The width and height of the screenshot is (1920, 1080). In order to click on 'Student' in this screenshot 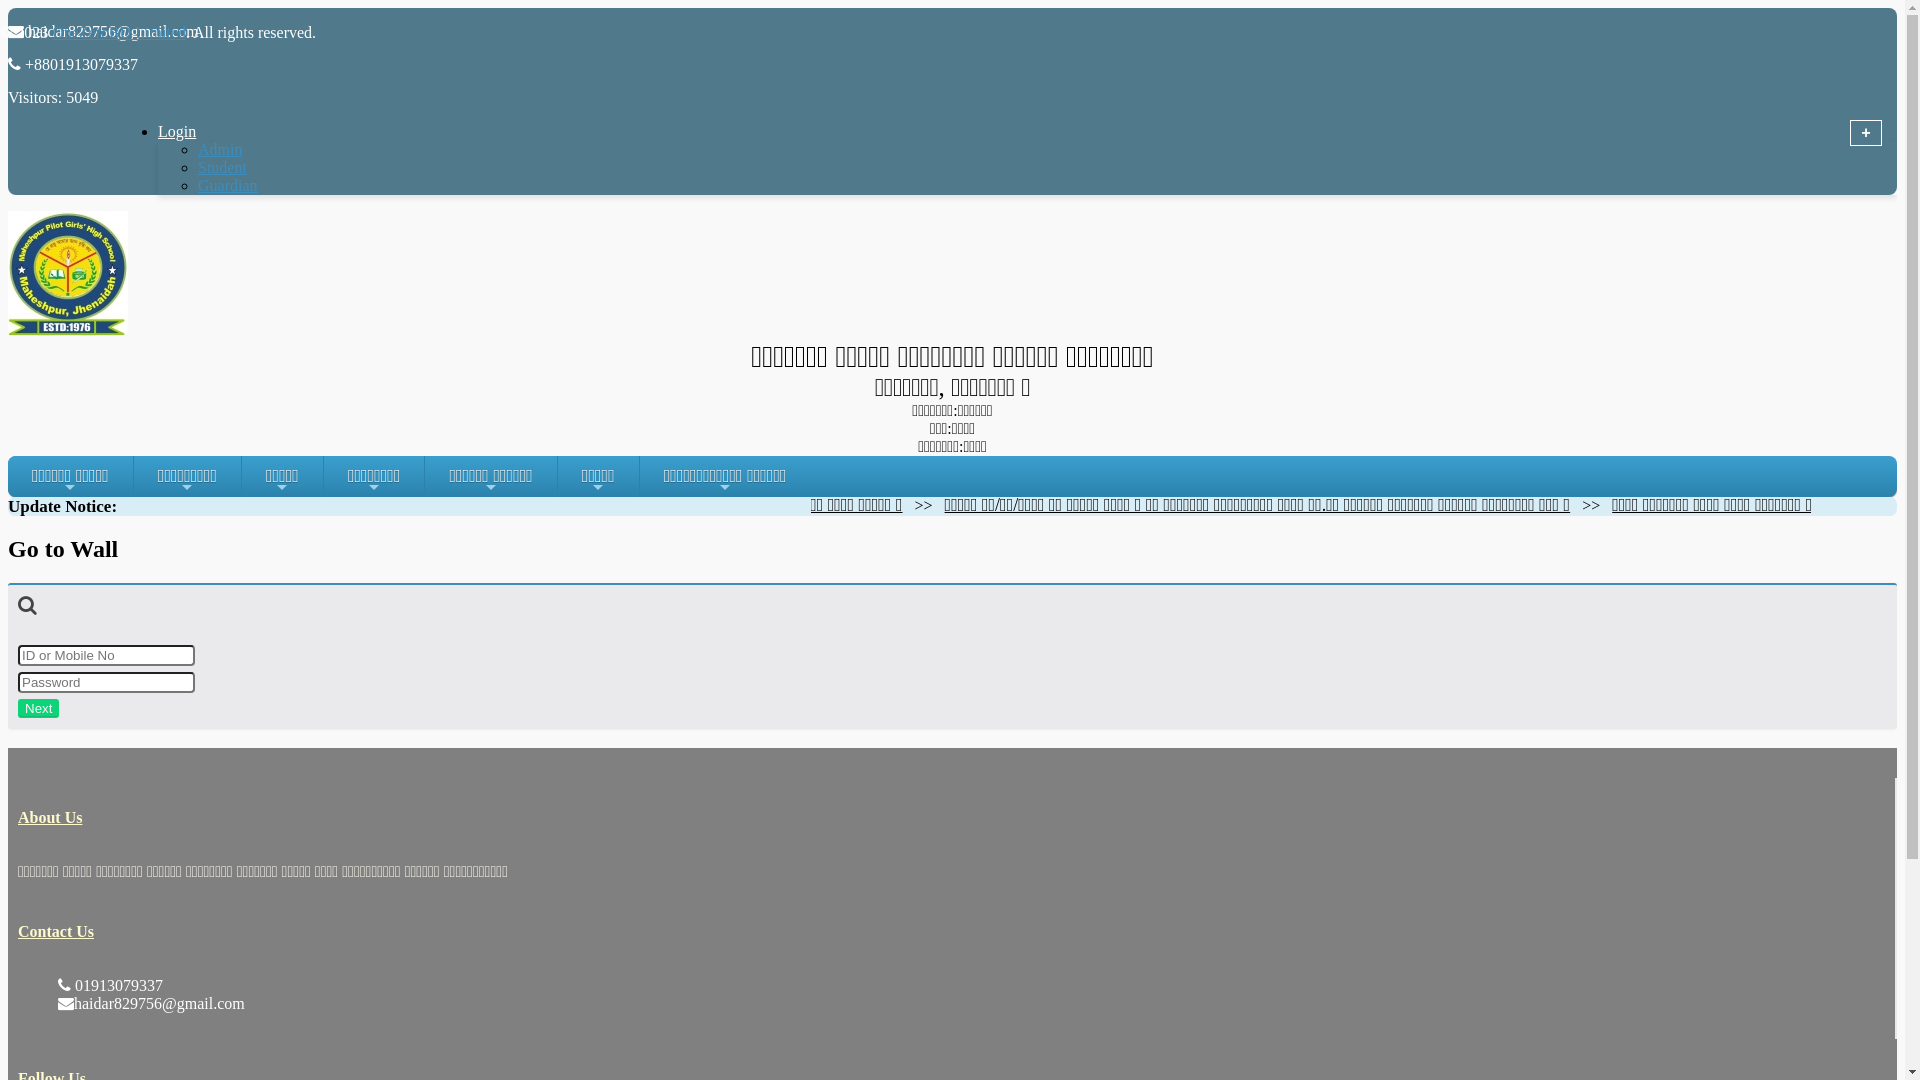, I will do `click(222, 166)`.